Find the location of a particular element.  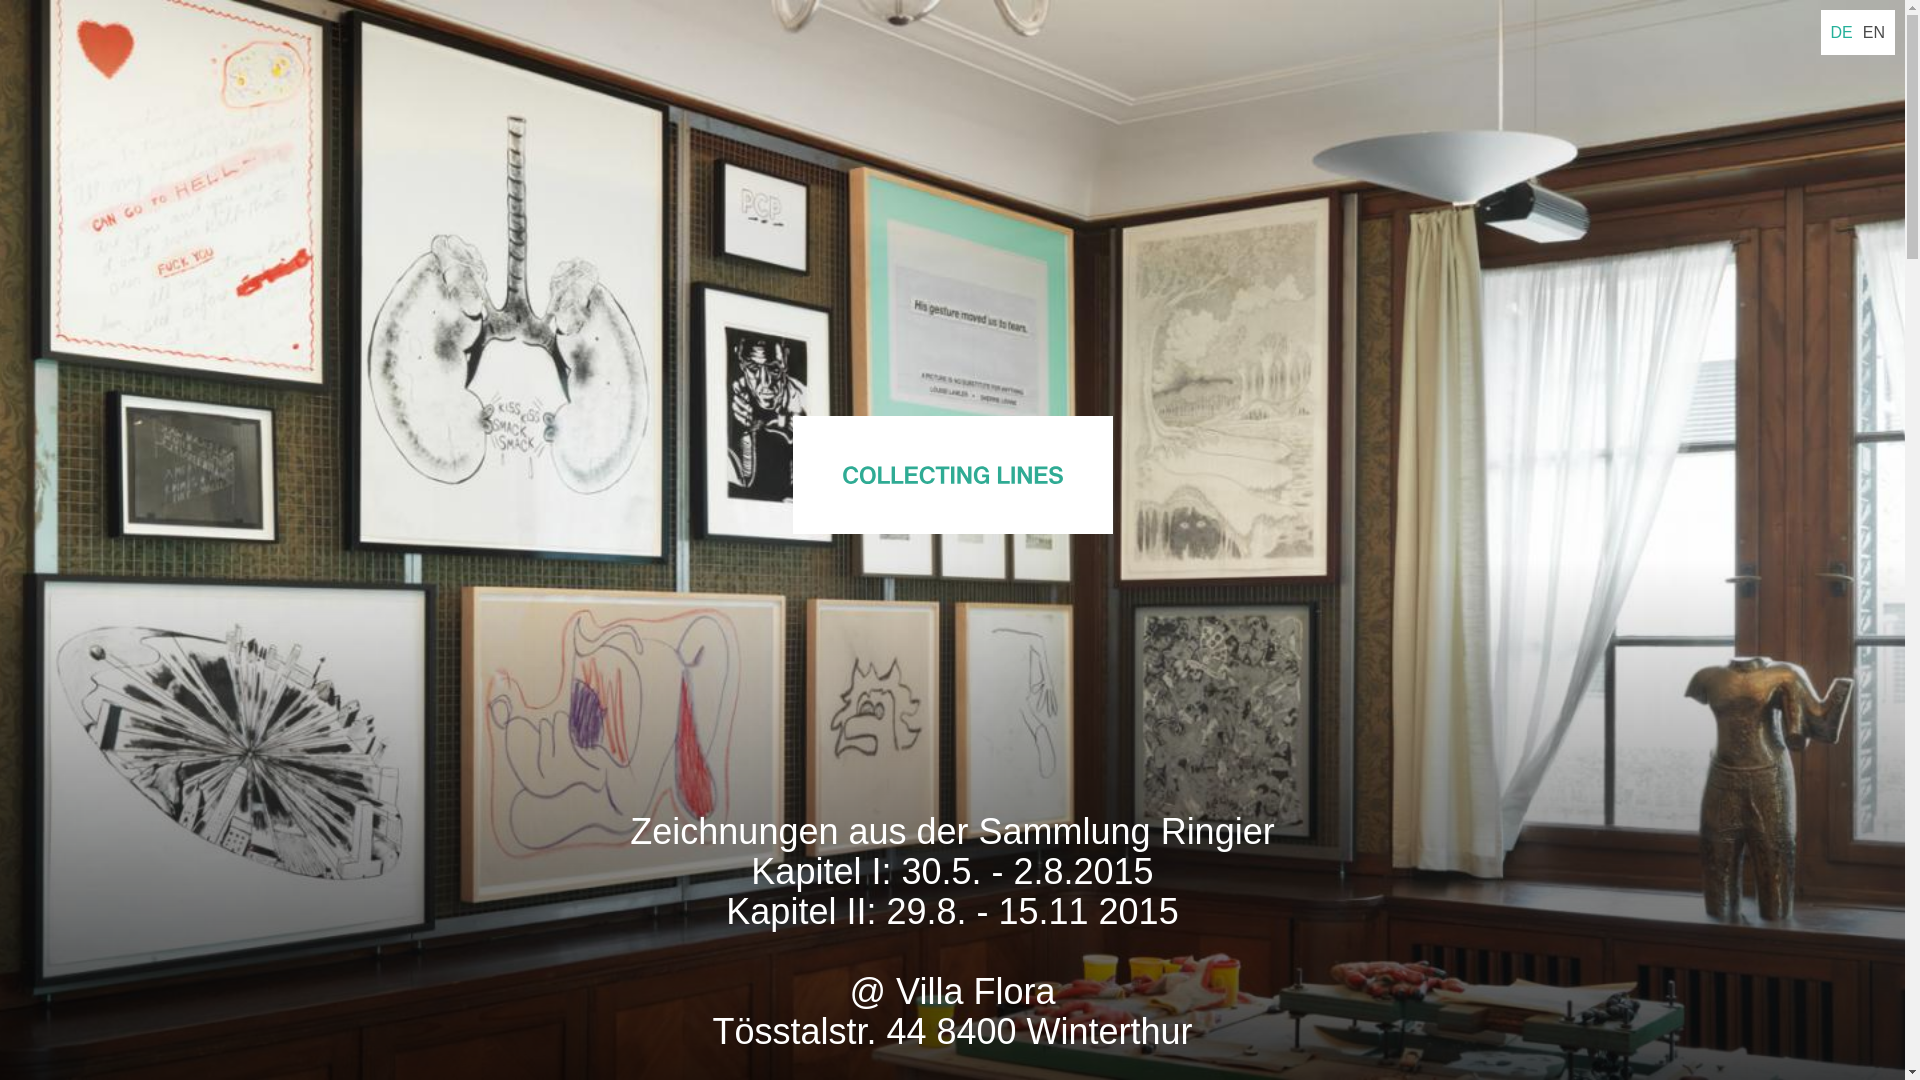

'DE' is located at coordinates (1841, 32).